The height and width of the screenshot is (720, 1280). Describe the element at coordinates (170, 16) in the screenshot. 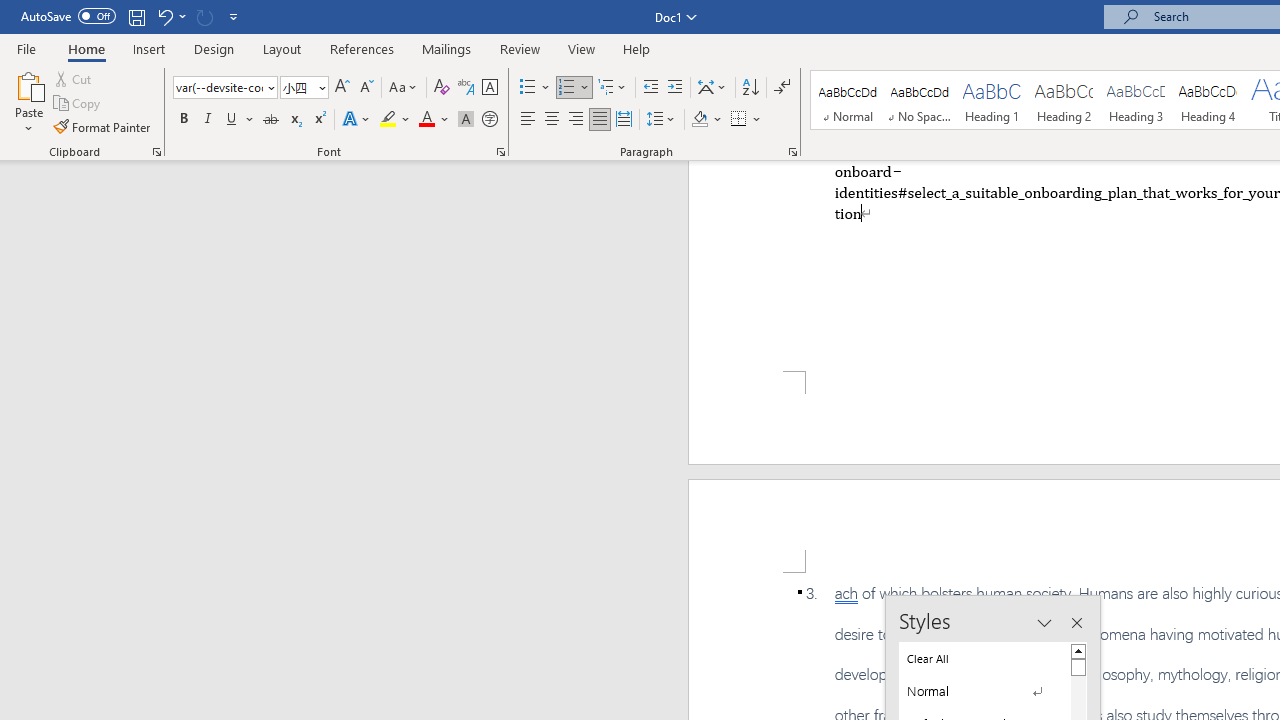

I see `'Undo Apply Quick Style'` at that location.